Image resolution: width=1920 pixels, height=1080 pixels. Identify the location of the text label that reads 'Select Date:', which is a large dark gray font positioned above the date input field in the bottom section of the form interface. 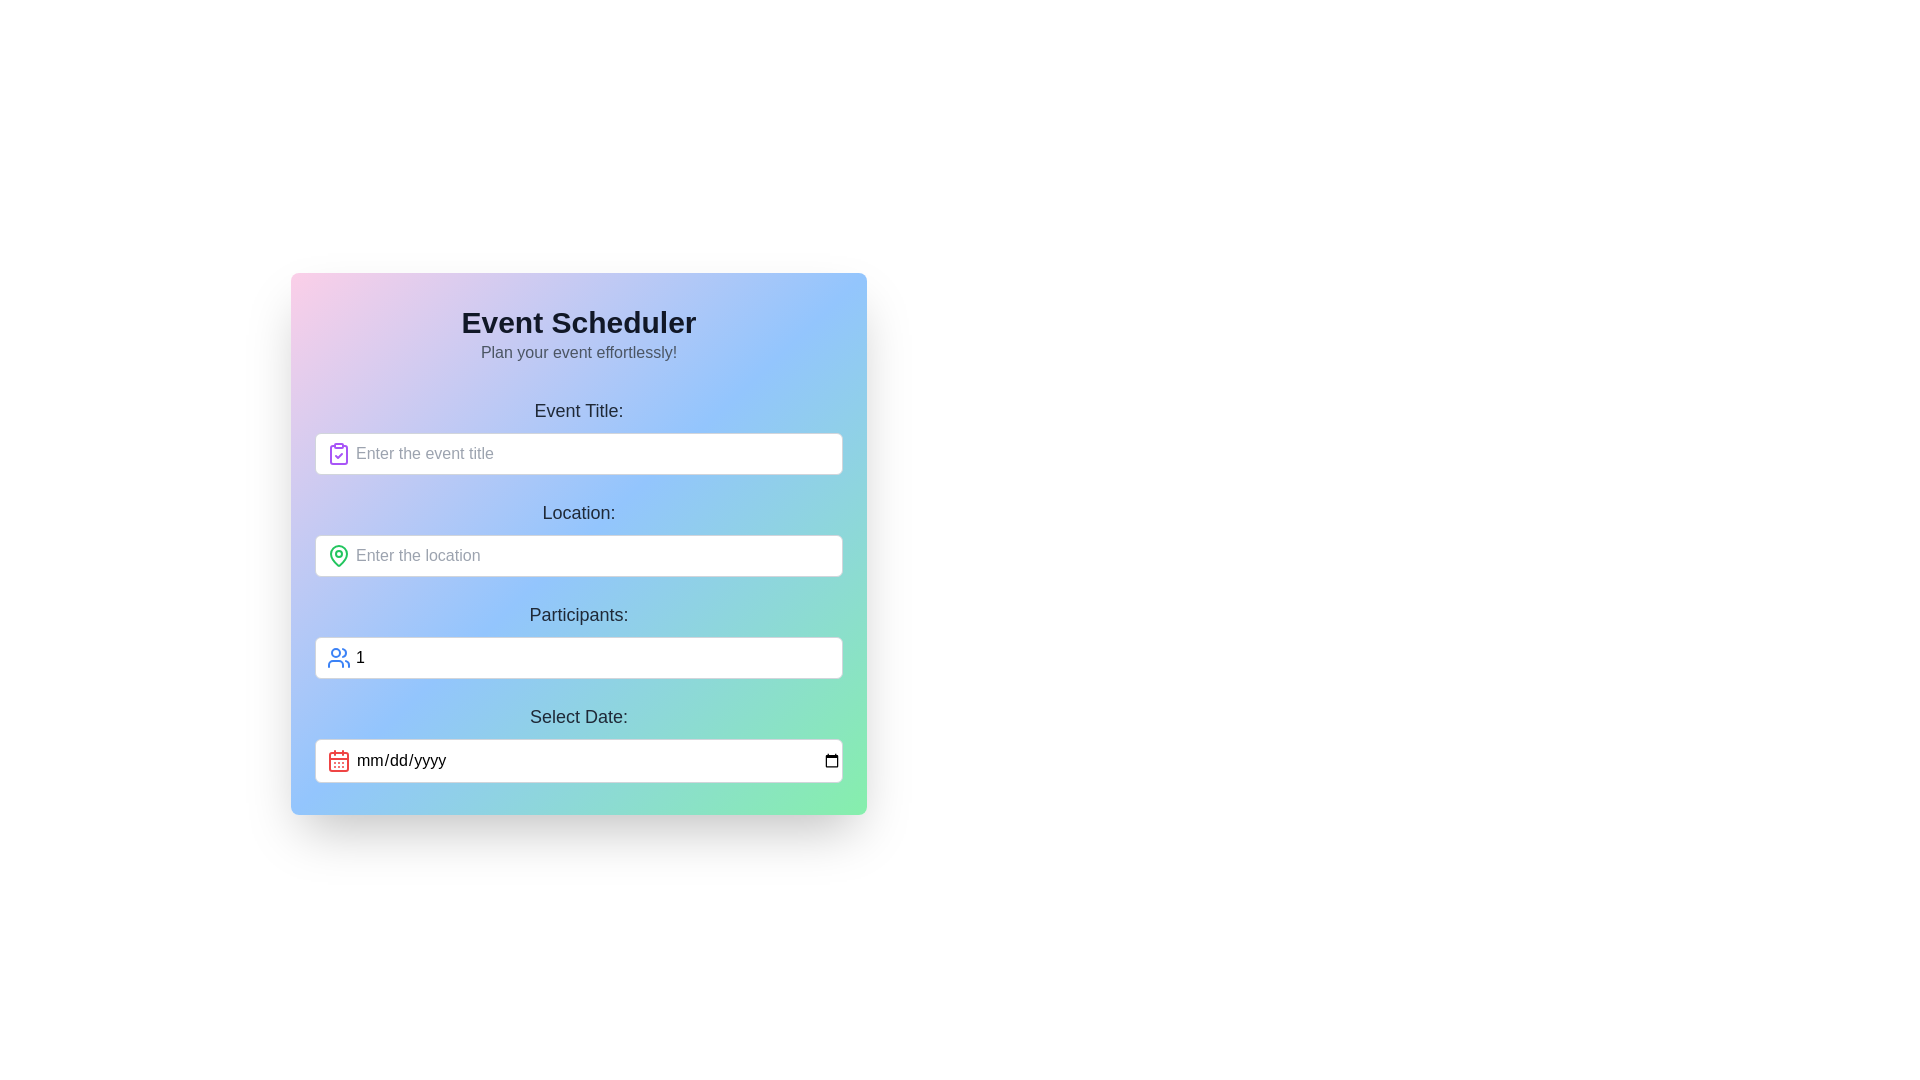
(578, 716).